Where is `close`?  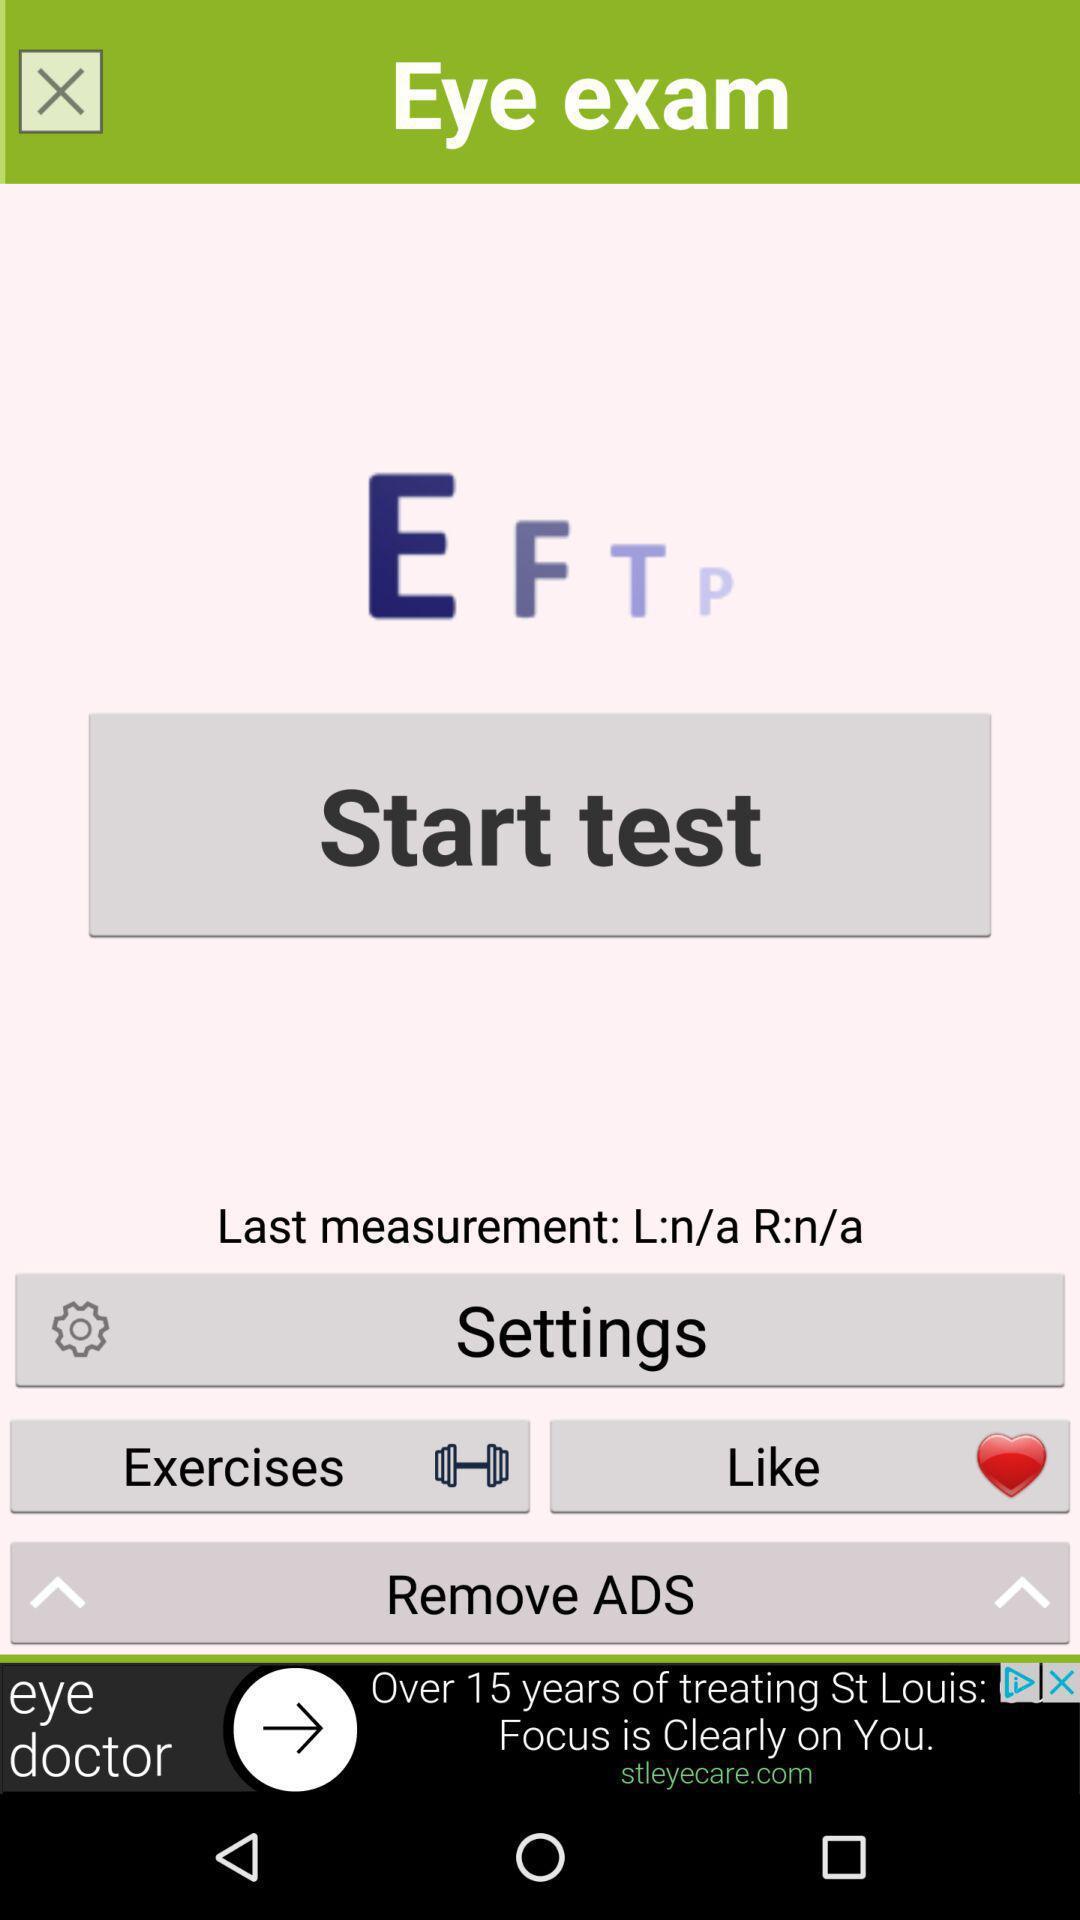
close is located at coordinates (59, 90).